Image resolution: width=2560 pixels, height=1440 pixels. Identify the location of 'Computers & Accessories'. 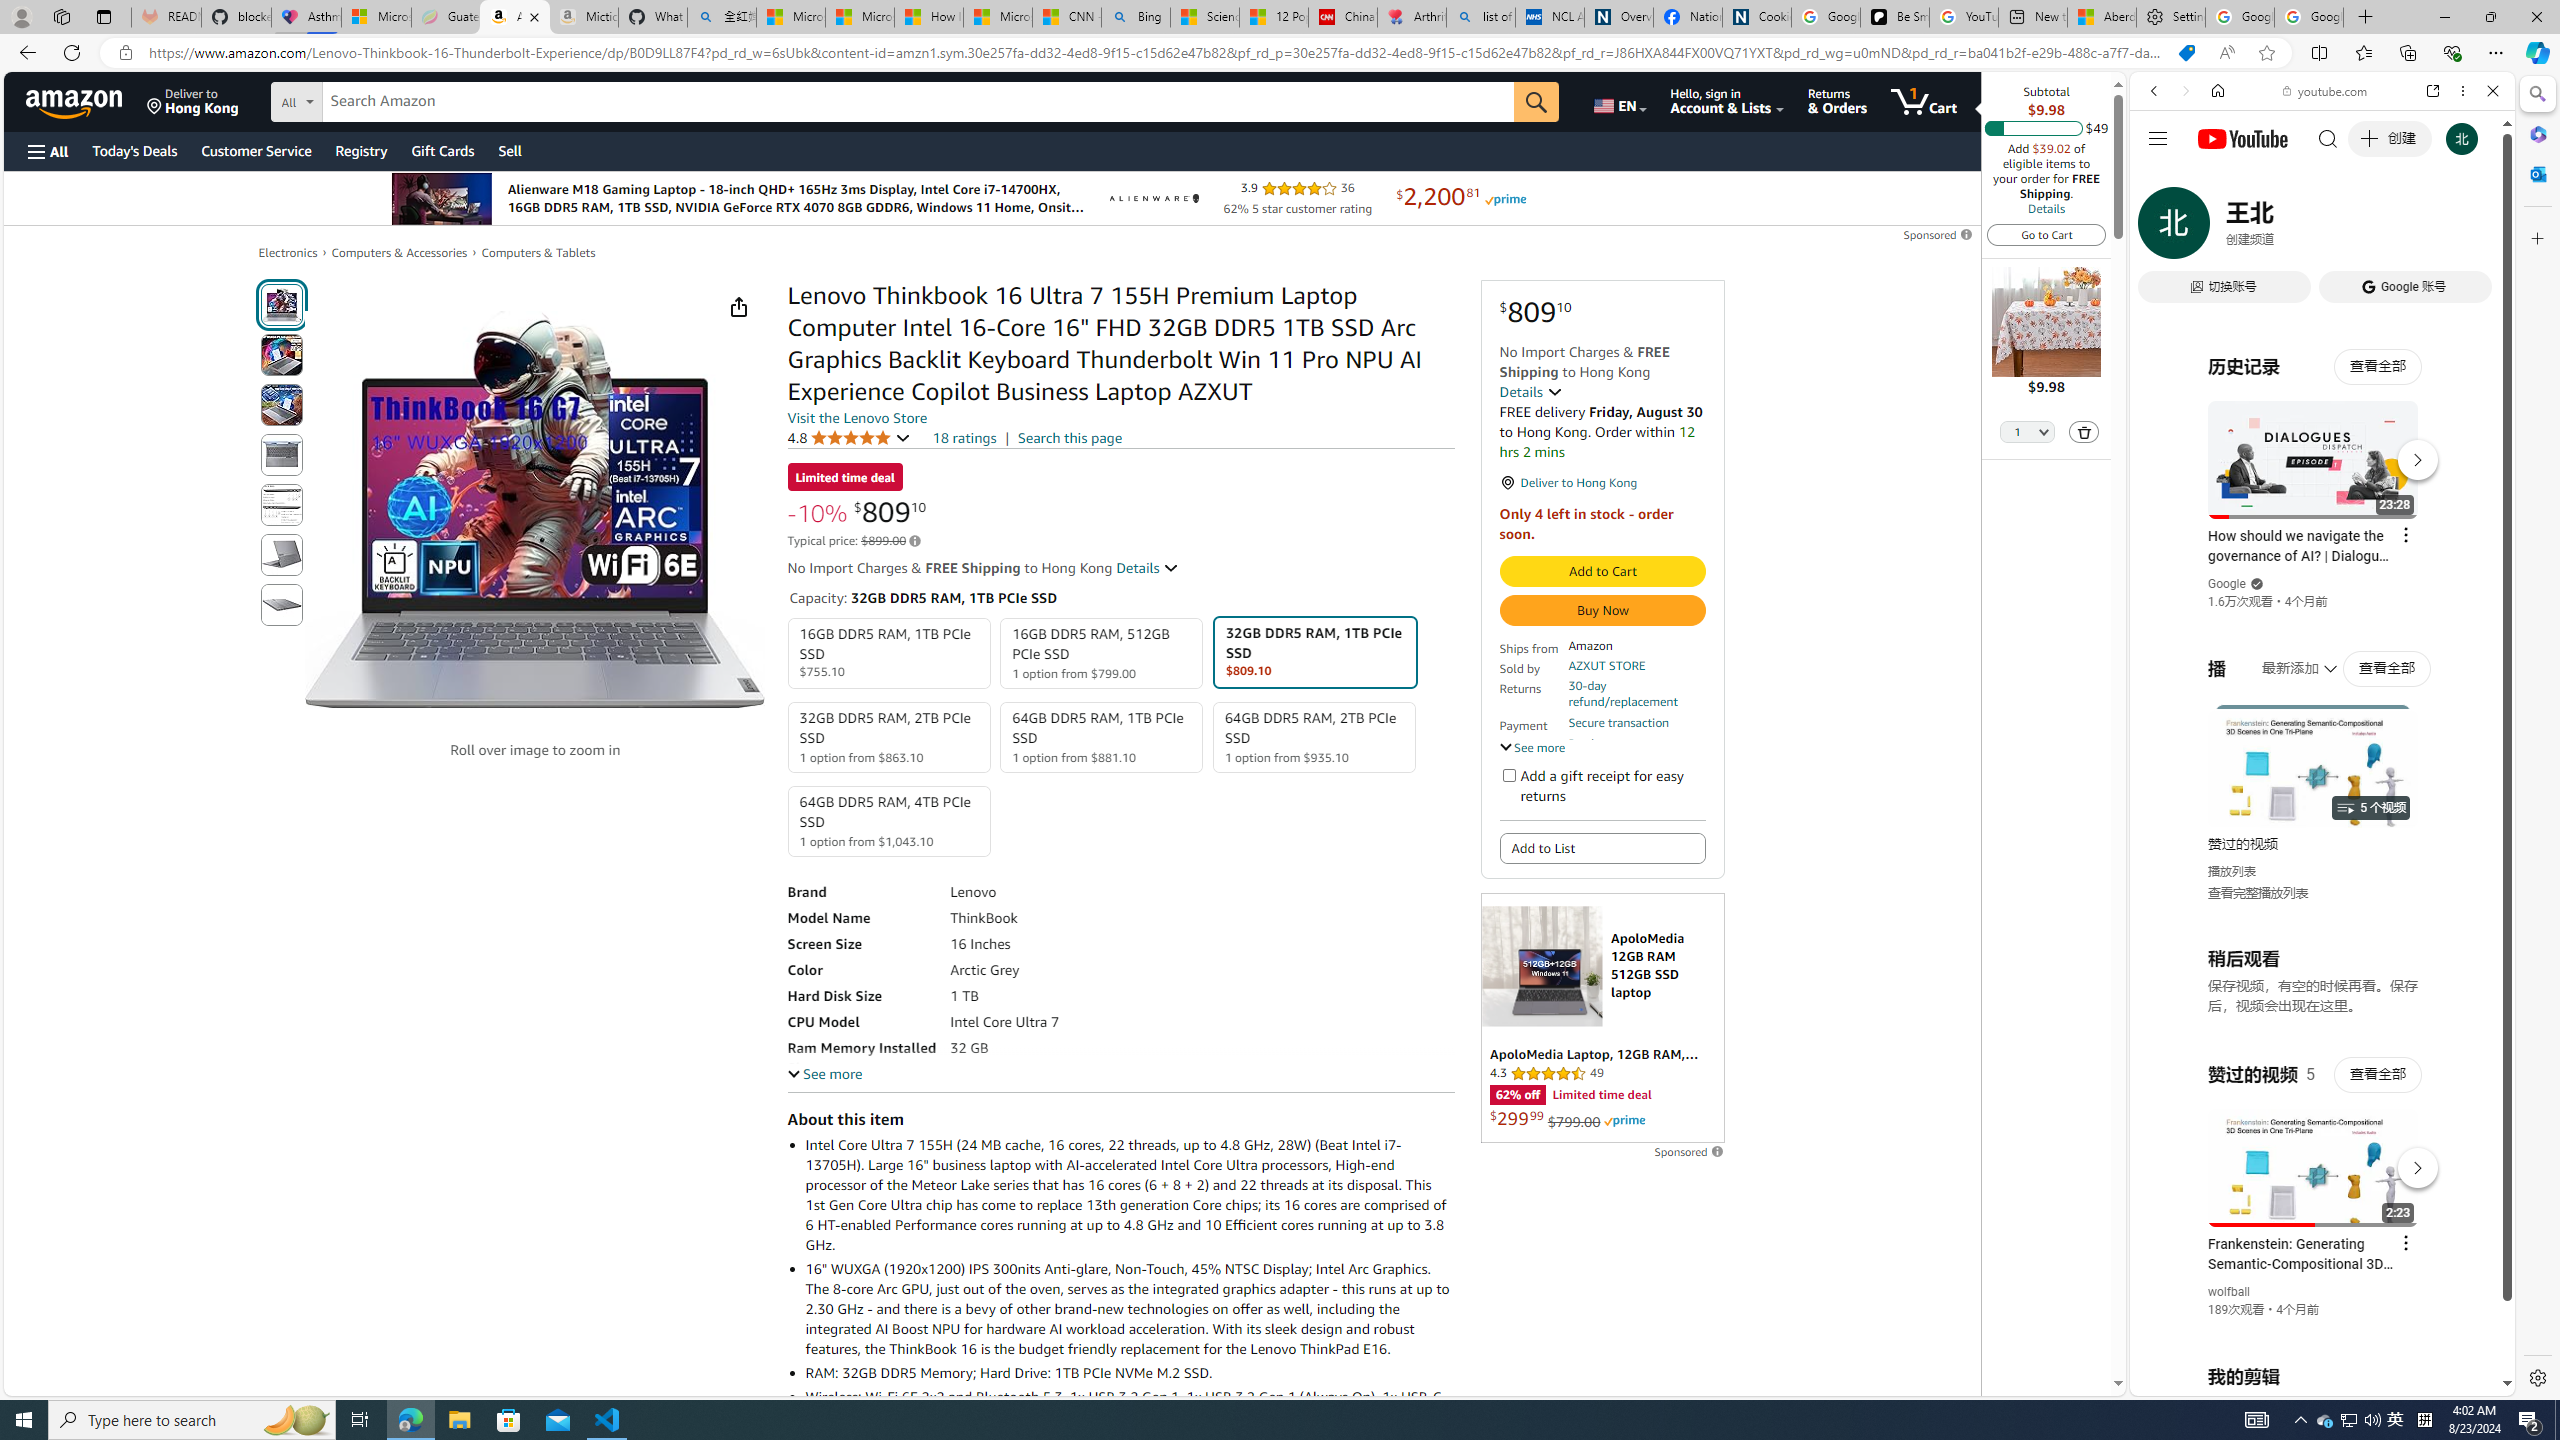
(399, 252).